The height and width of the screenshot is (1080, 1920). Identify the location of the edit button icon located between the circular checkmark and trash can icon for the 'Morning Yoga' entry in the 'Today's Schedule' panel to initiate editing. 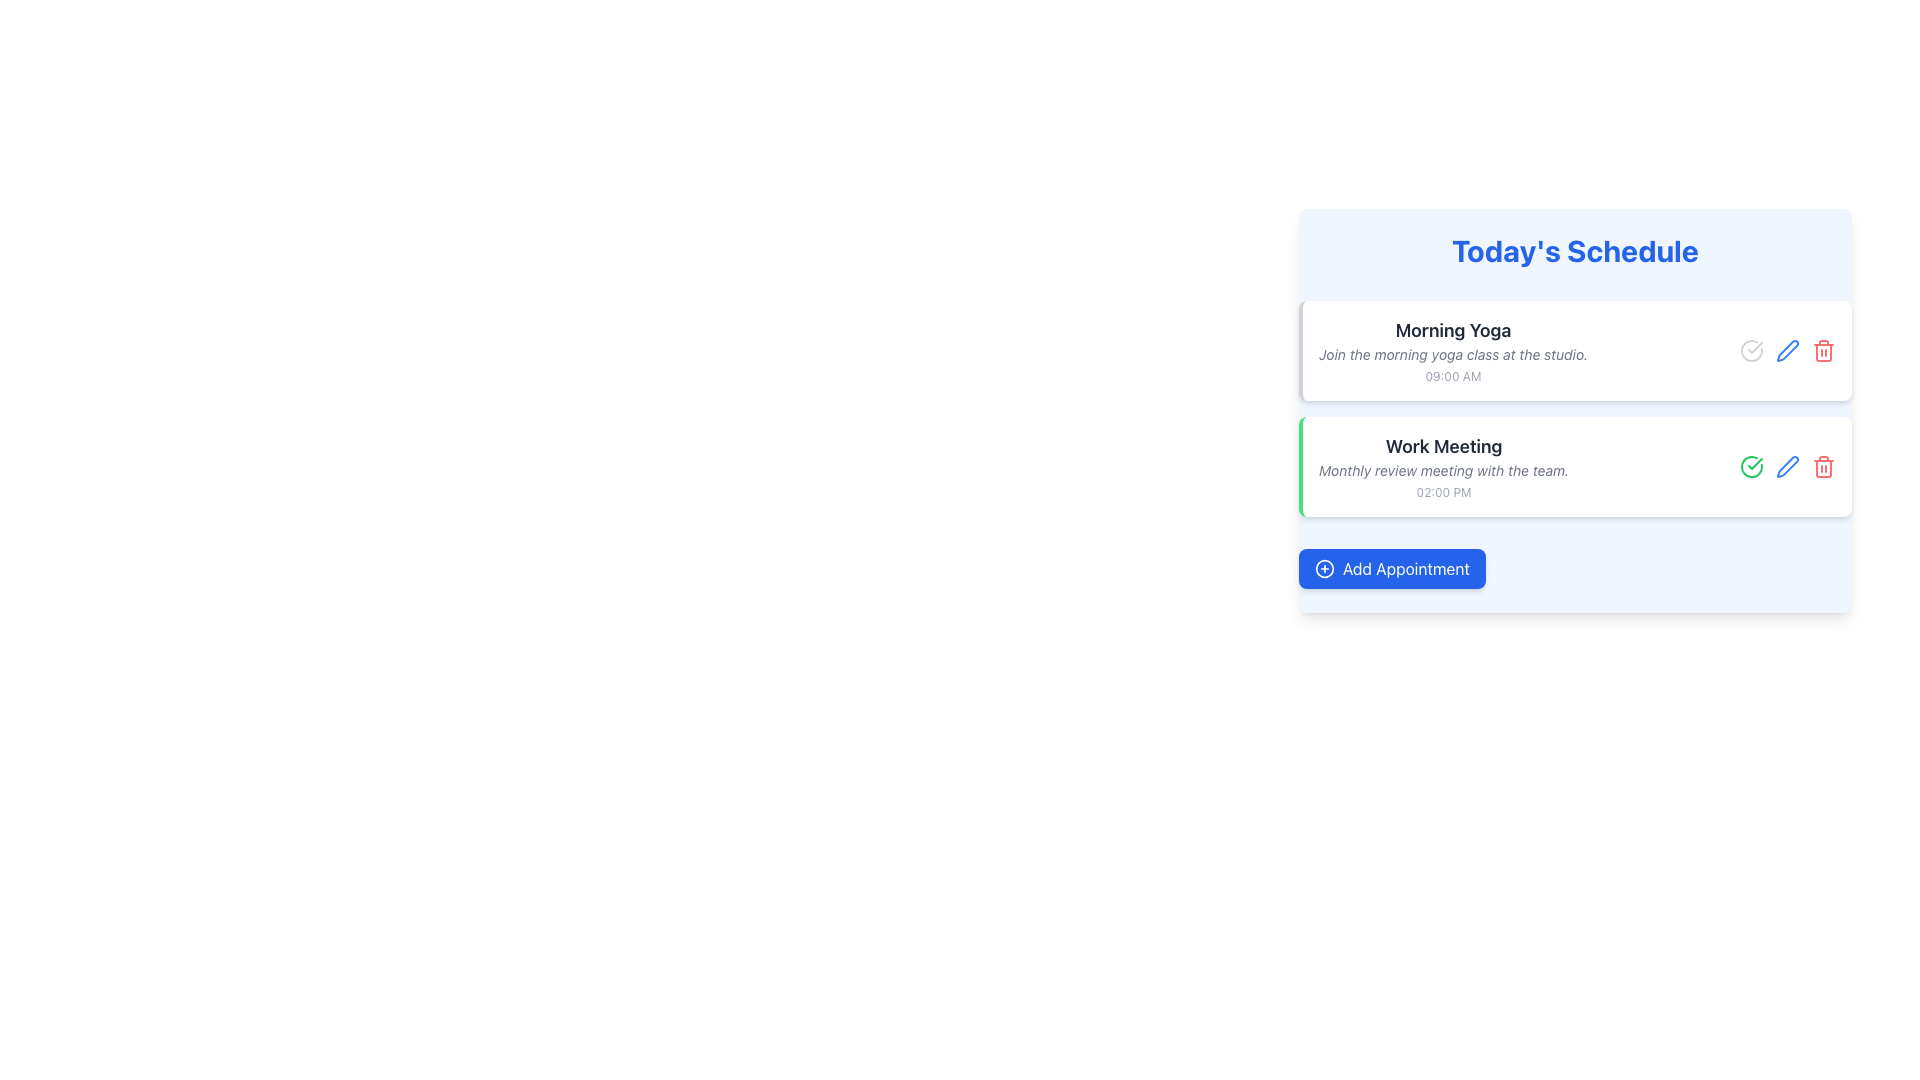
(1788, 350).